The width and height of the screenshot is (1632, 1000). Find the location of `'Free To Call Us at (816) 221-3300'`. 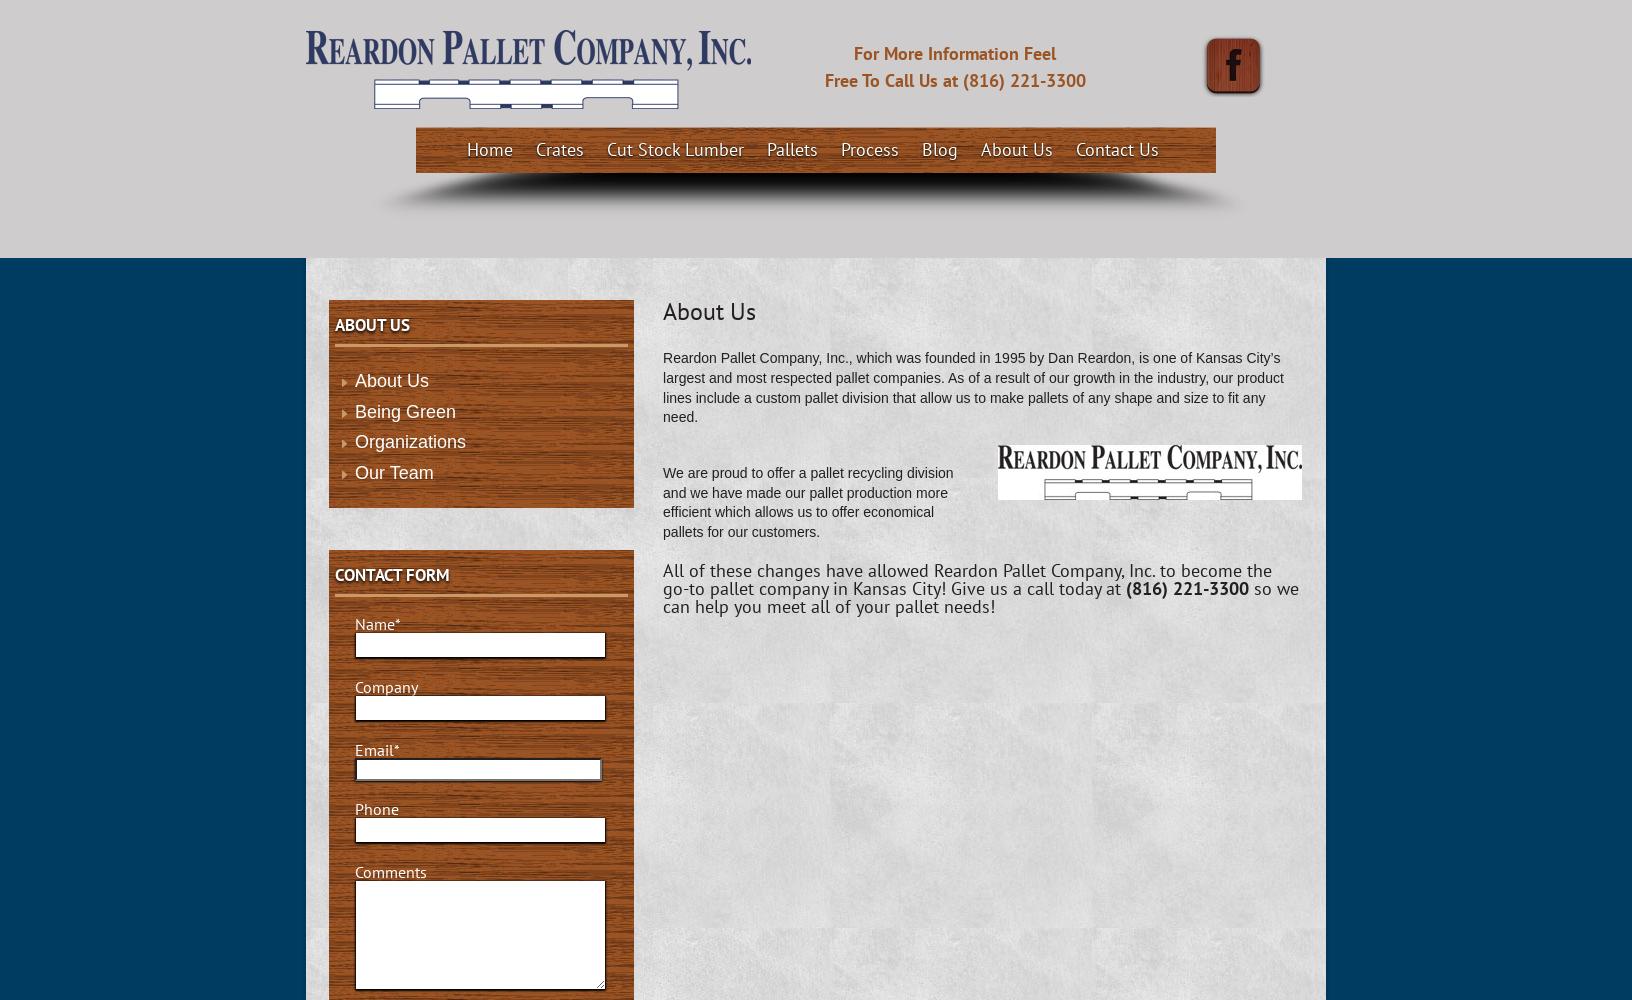

'Free To Call Us at (816) 221-3300' is located at coordinates (954, 78).